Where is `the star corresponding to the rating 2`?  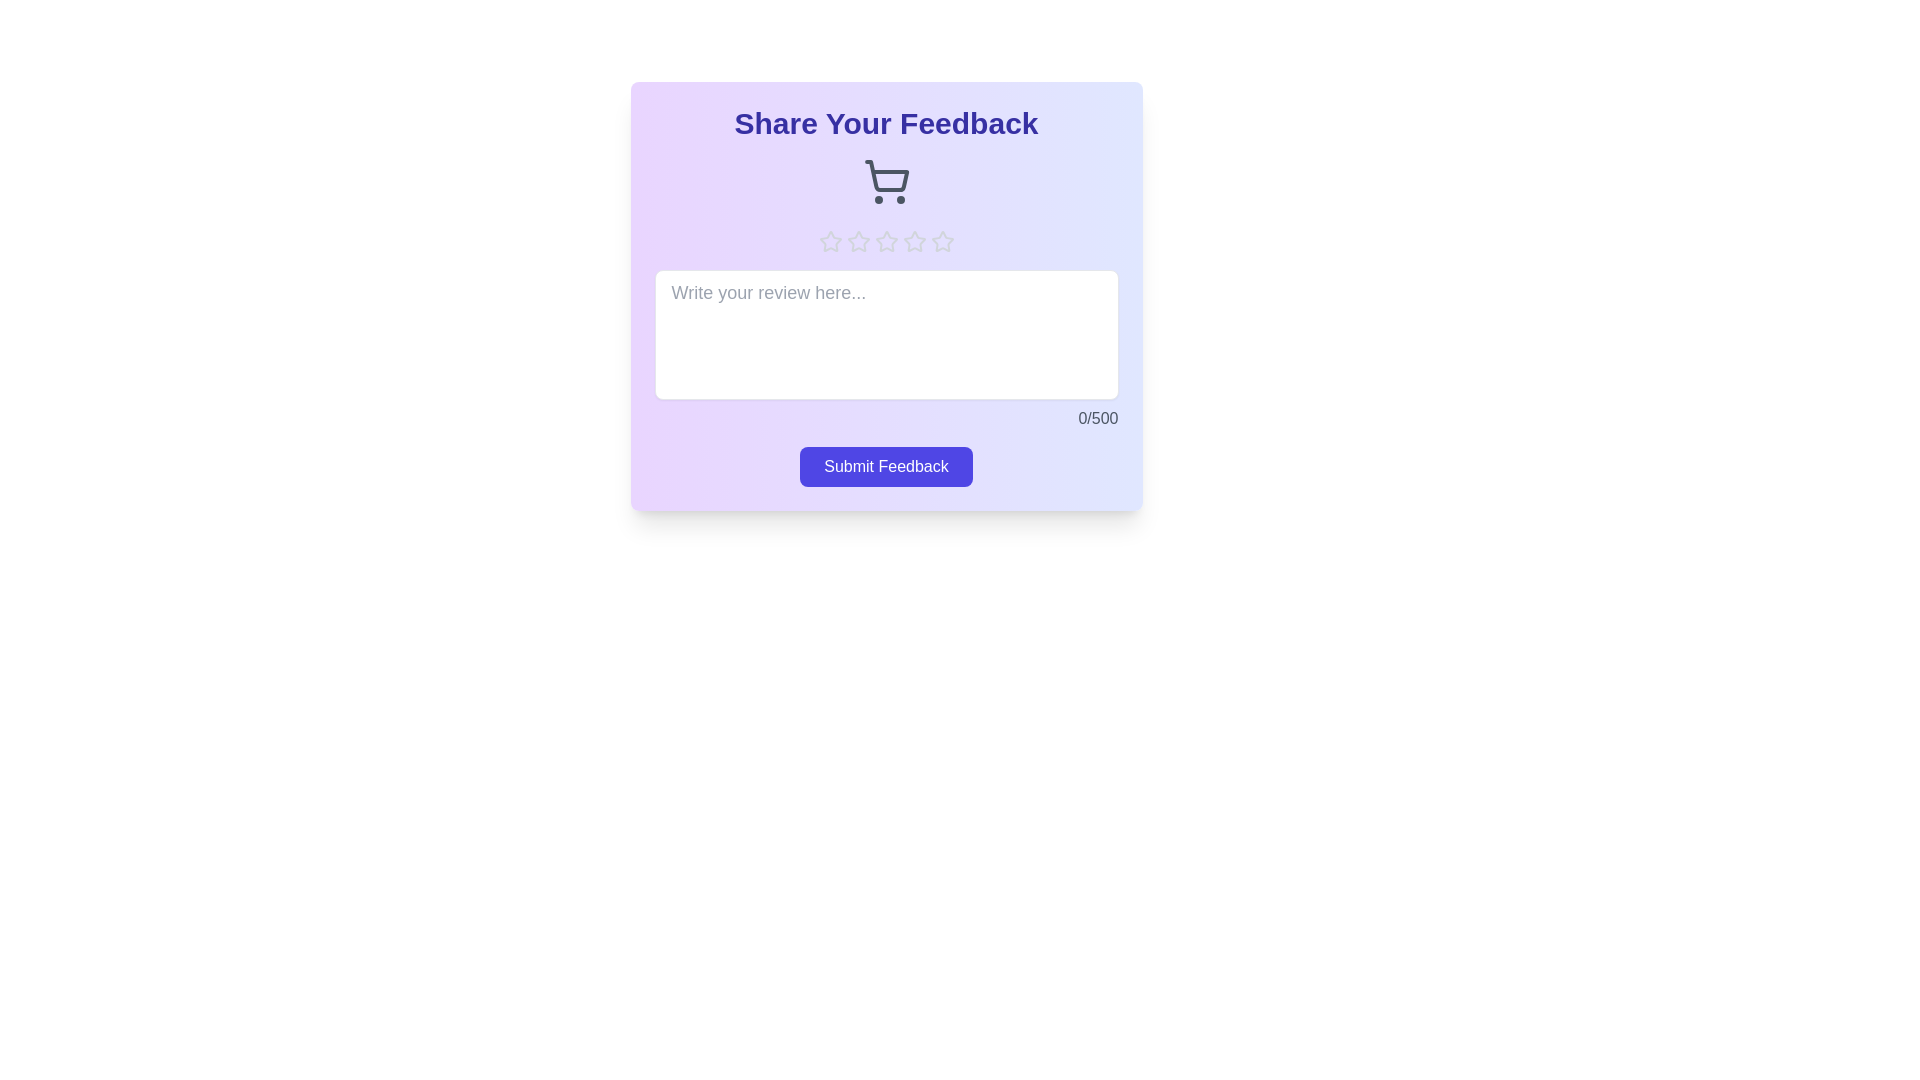
the star corresponding to the rating 2 is located at coordinates (858, 241).